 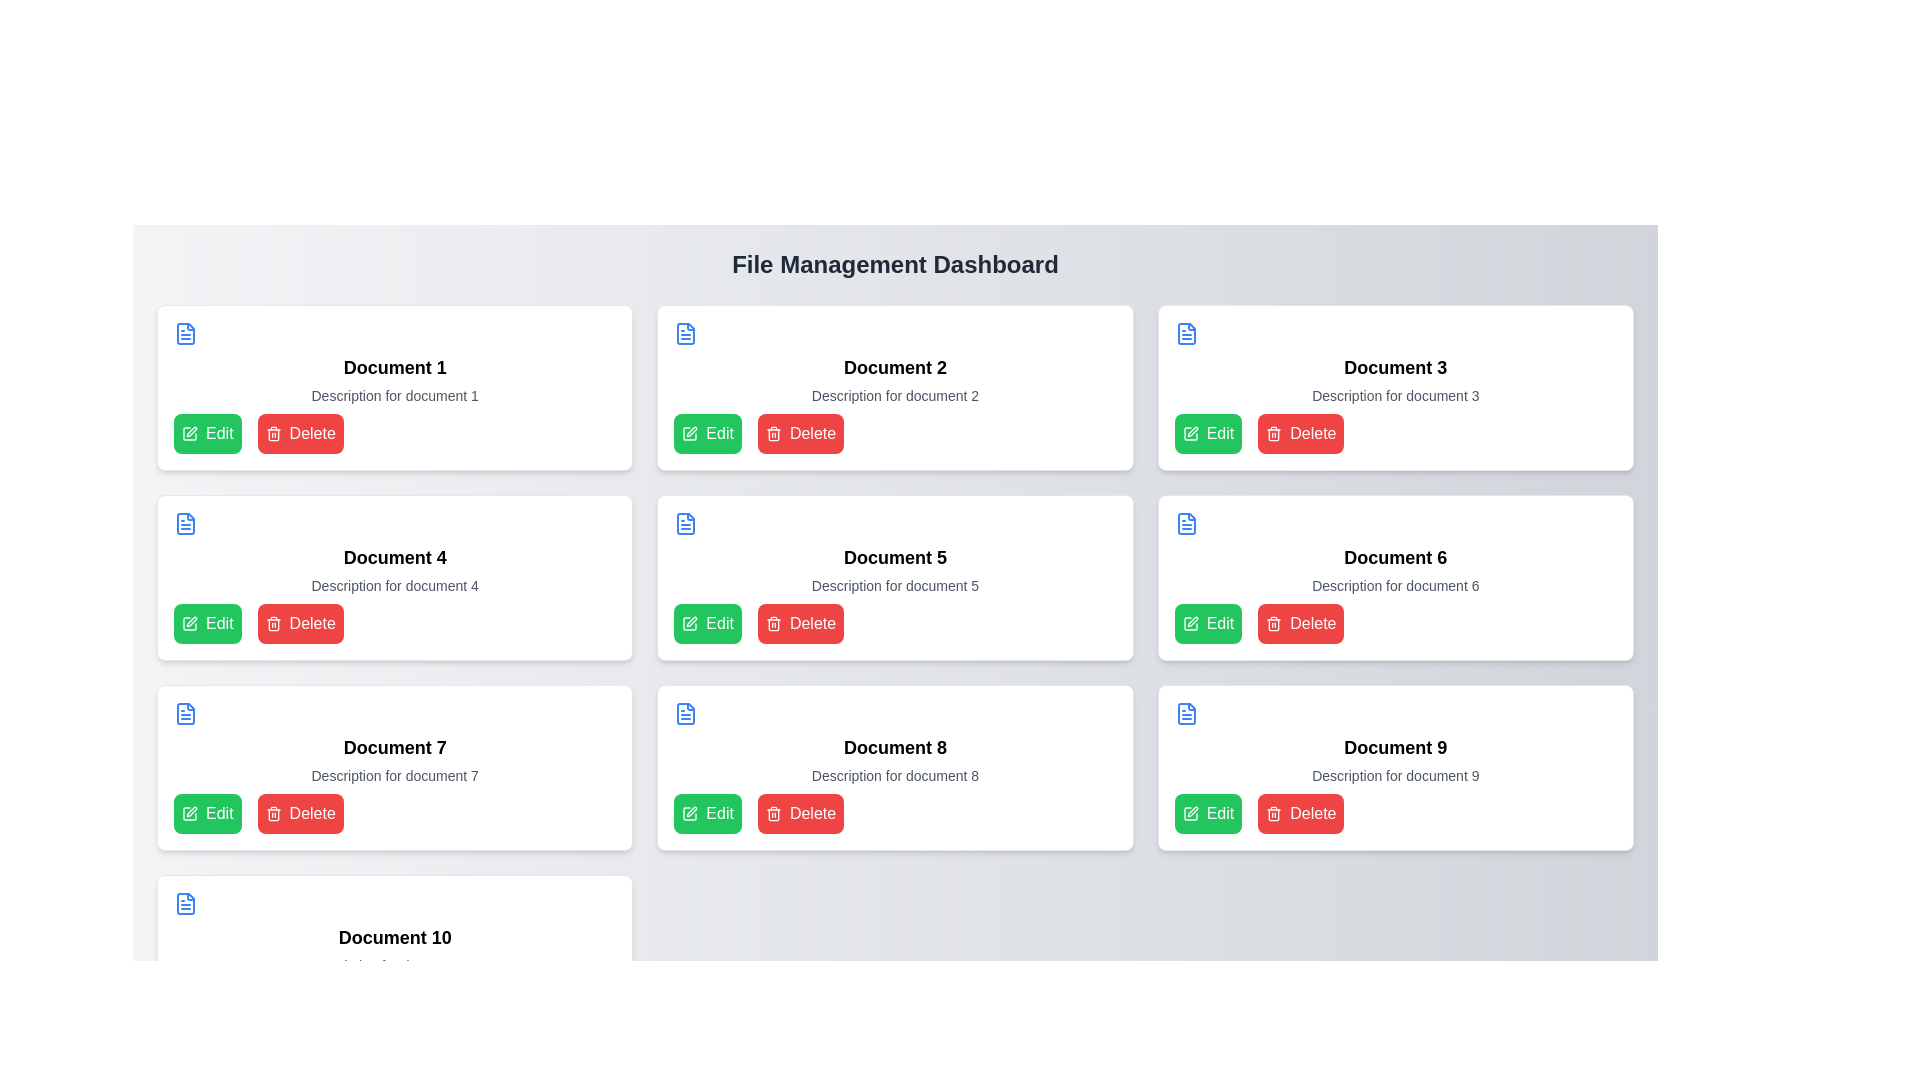 What do you see at coordinates (772, 623) in the screenshot?
I see `the delete icon located within the document entry card for 'Document 5'` at bounding box center [772, 623].